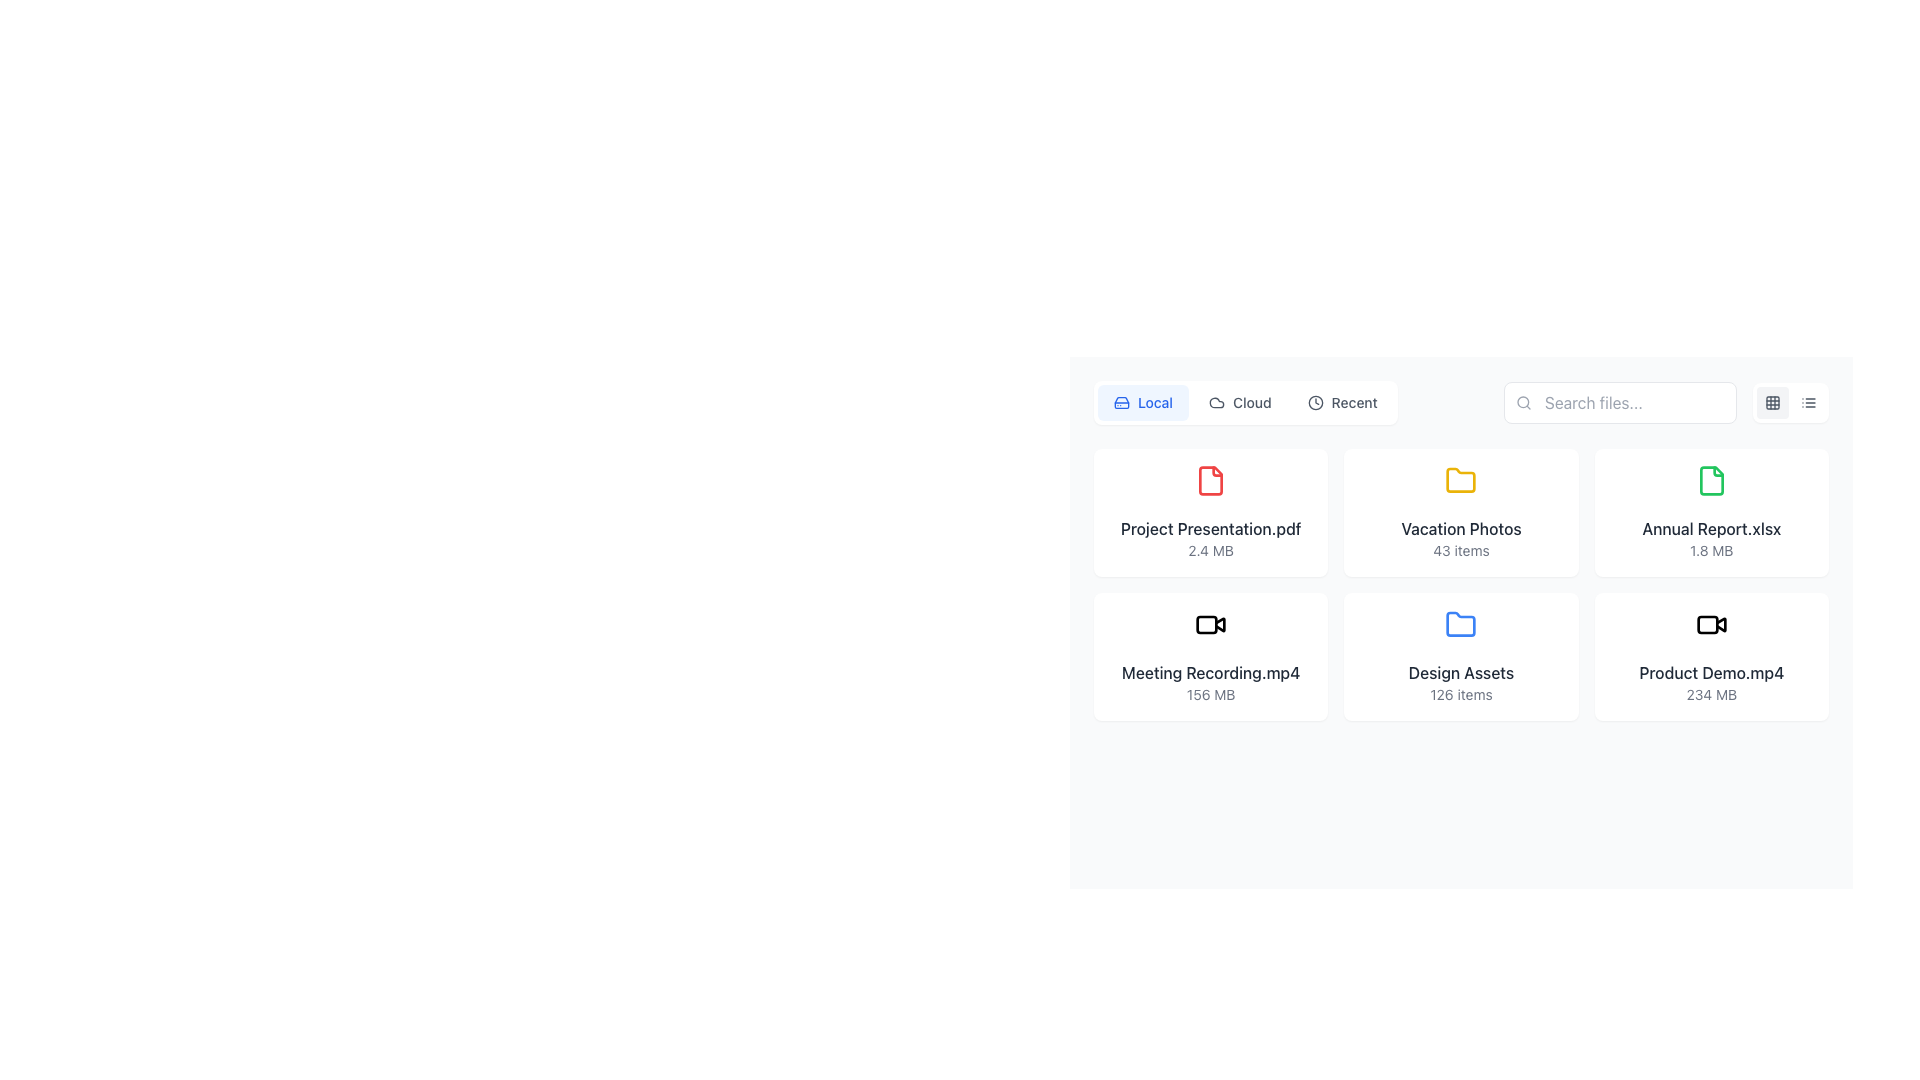 This screenshot has height=1080, width=1920. Describe the element at coordinates (1210, 681) in the screenshot. I see `the labeled text element displaying 'Meeting Recording.mp4'` at that location.